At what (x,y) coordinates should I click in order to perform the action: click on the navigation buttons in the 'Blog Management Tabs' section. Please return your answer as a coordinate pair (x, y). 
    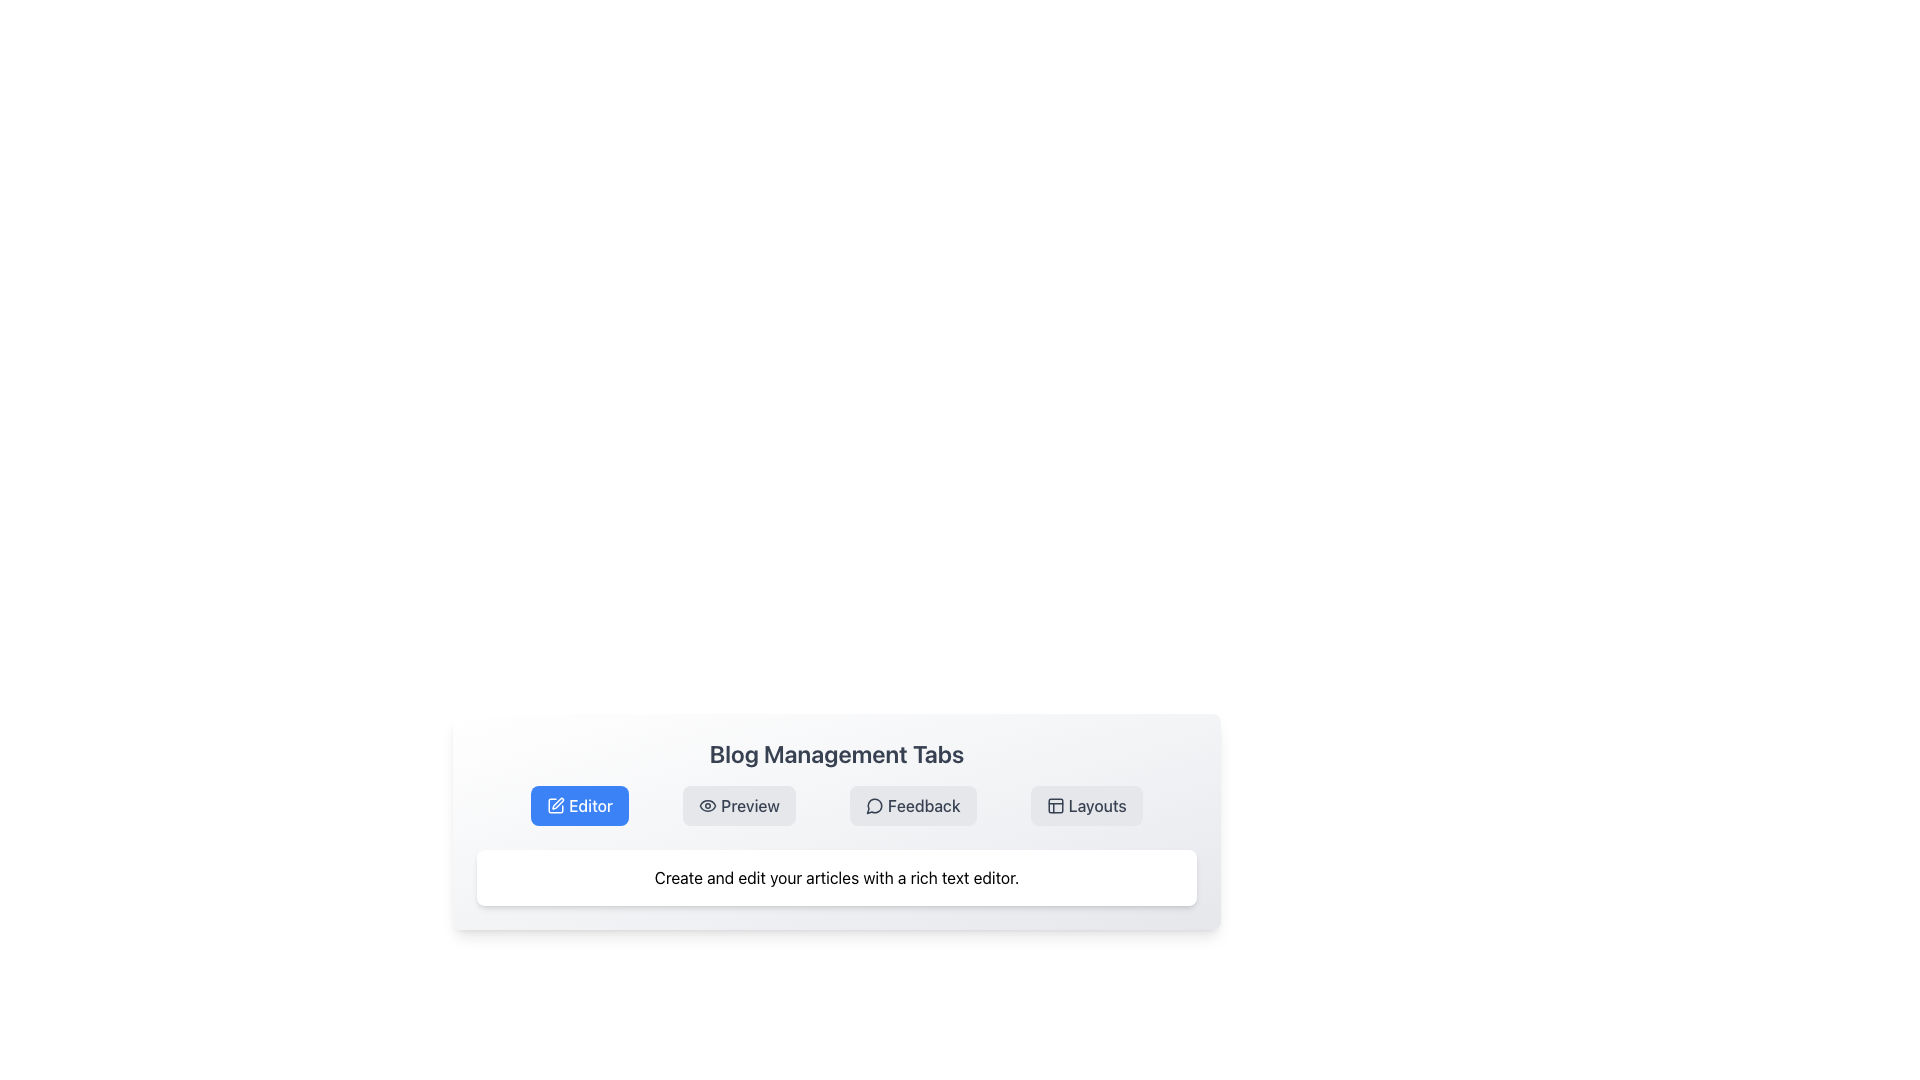
    Looking at the image, I should click on (836, 821).